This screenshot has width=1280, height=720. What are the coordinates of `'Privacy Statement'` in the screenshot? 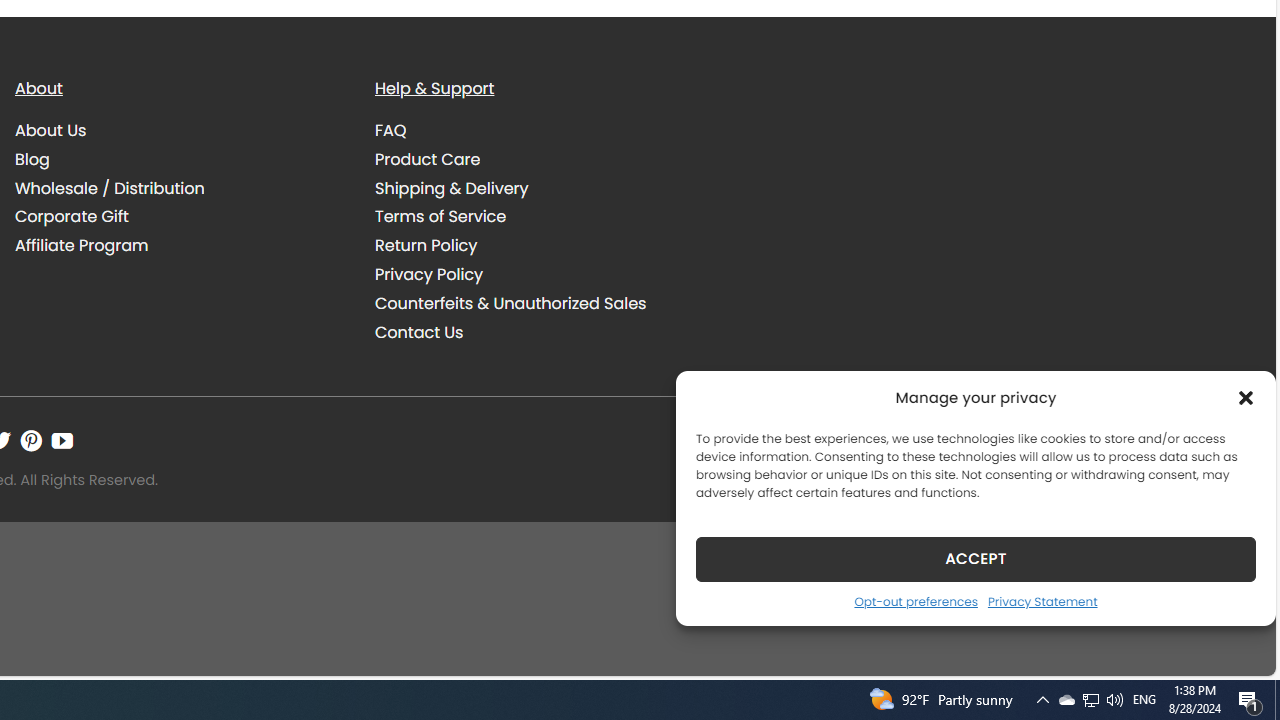 It's located at (1041, 600).